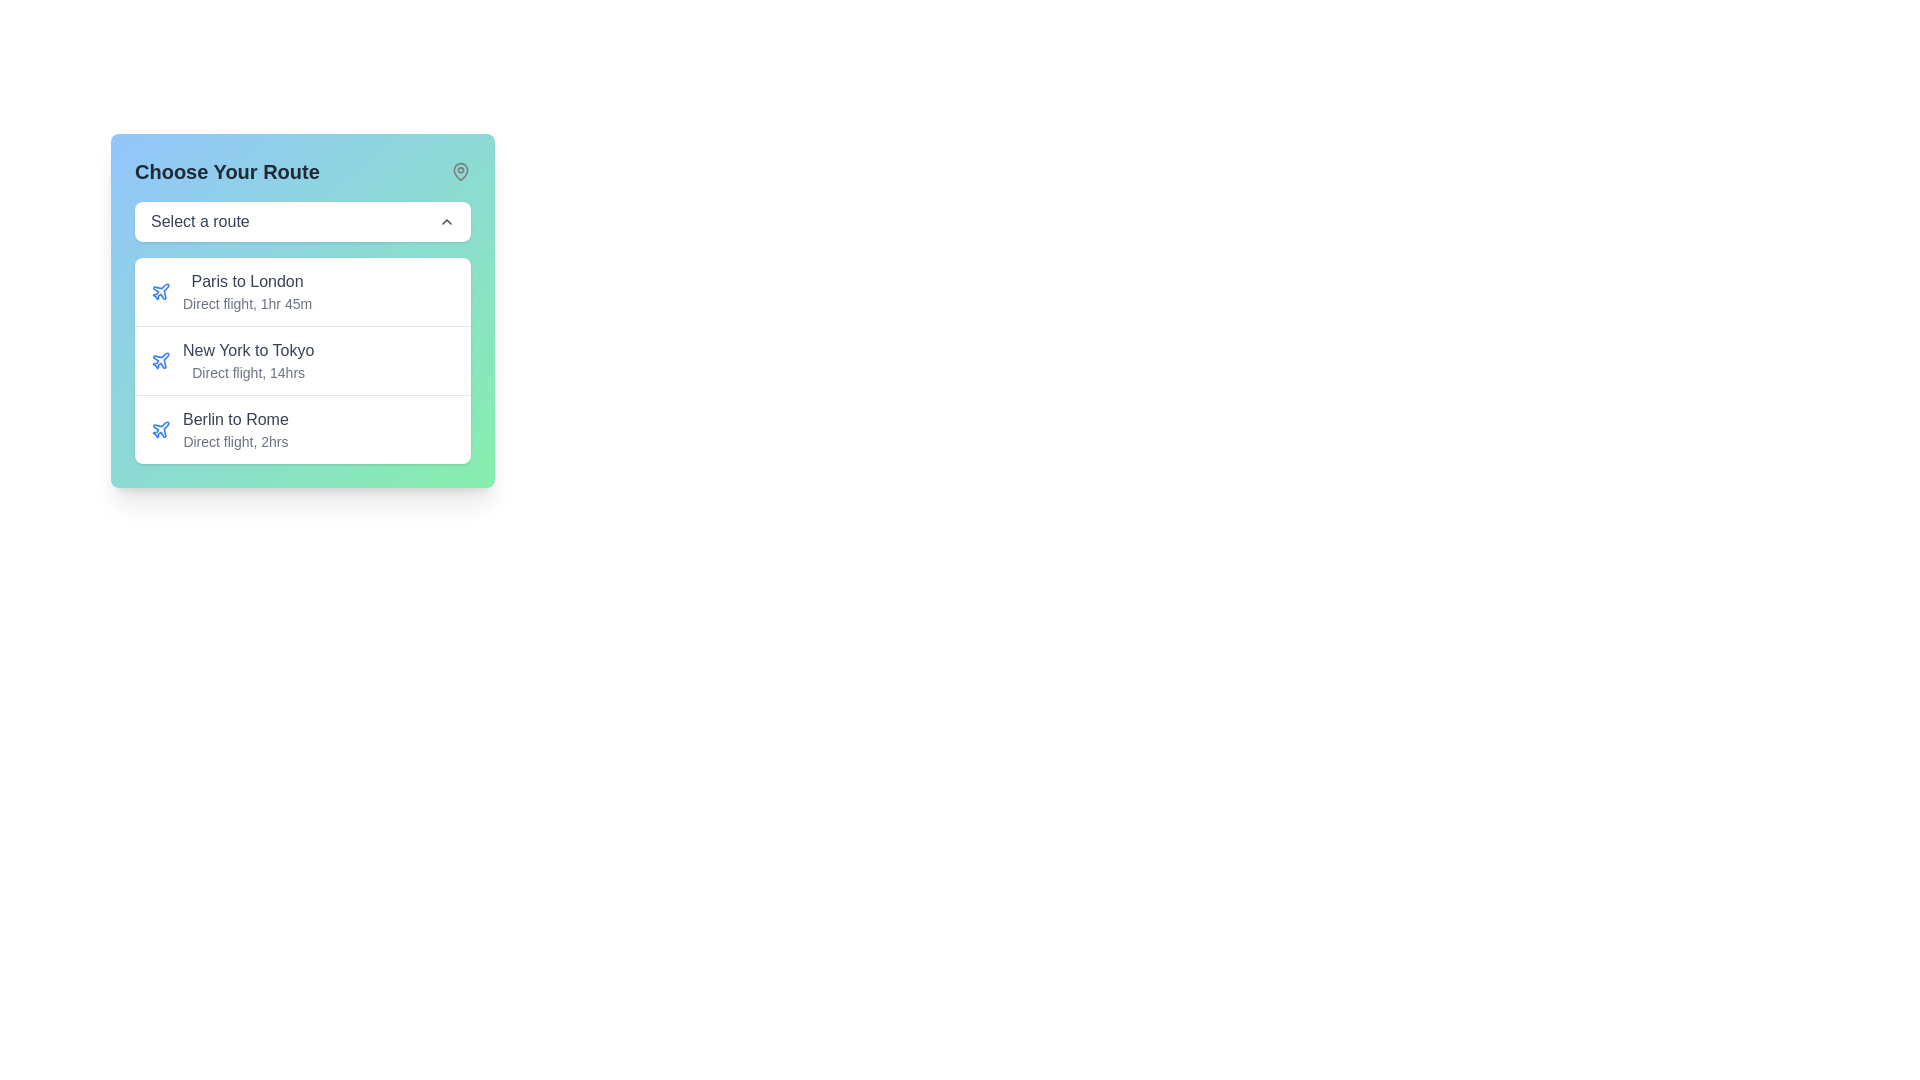  I want to click on the static text label that provides details about the flight from 'Berlin to Rome', located centrally beneath the main title text, so click(235, 441).